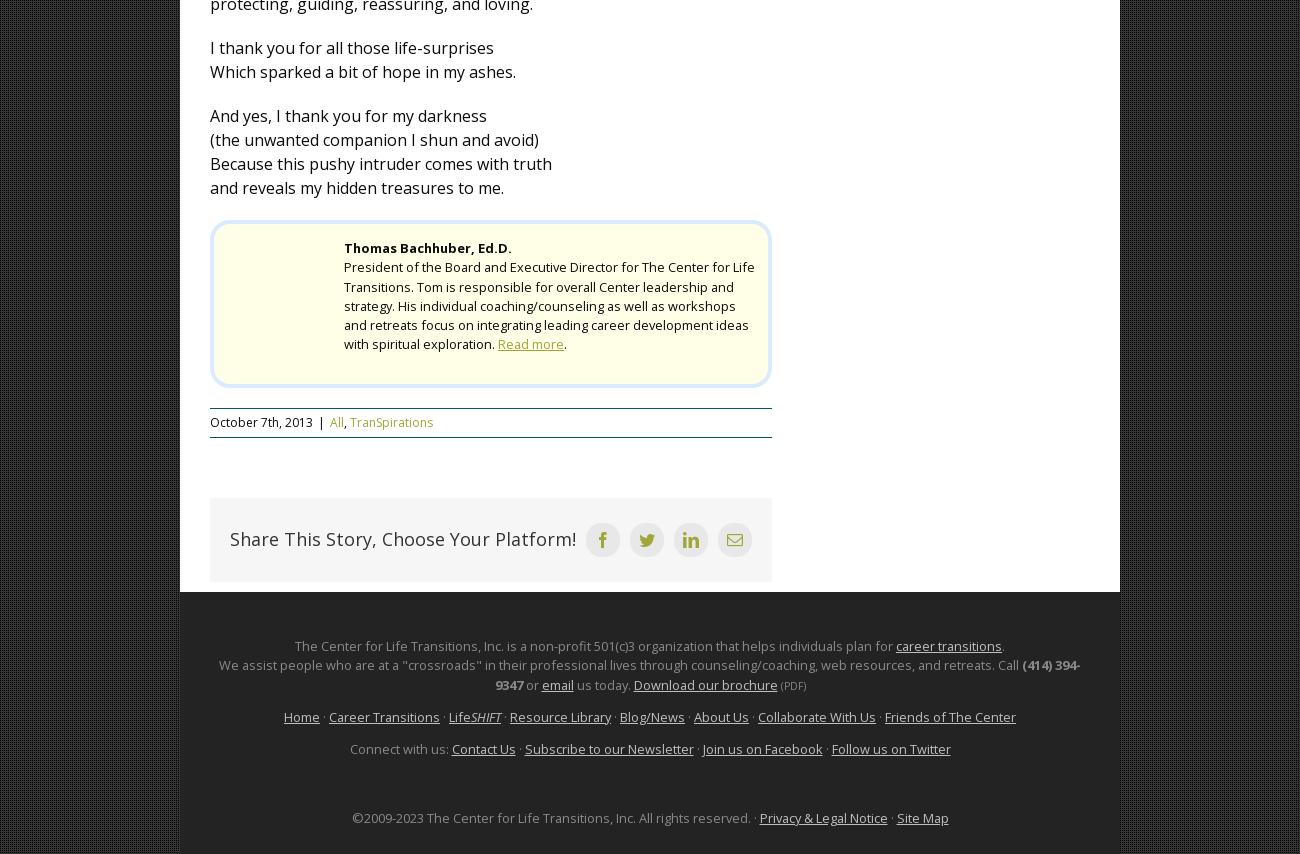 This screenshot has width=1300, height=854. I want to click on '|', so click(321, 422).